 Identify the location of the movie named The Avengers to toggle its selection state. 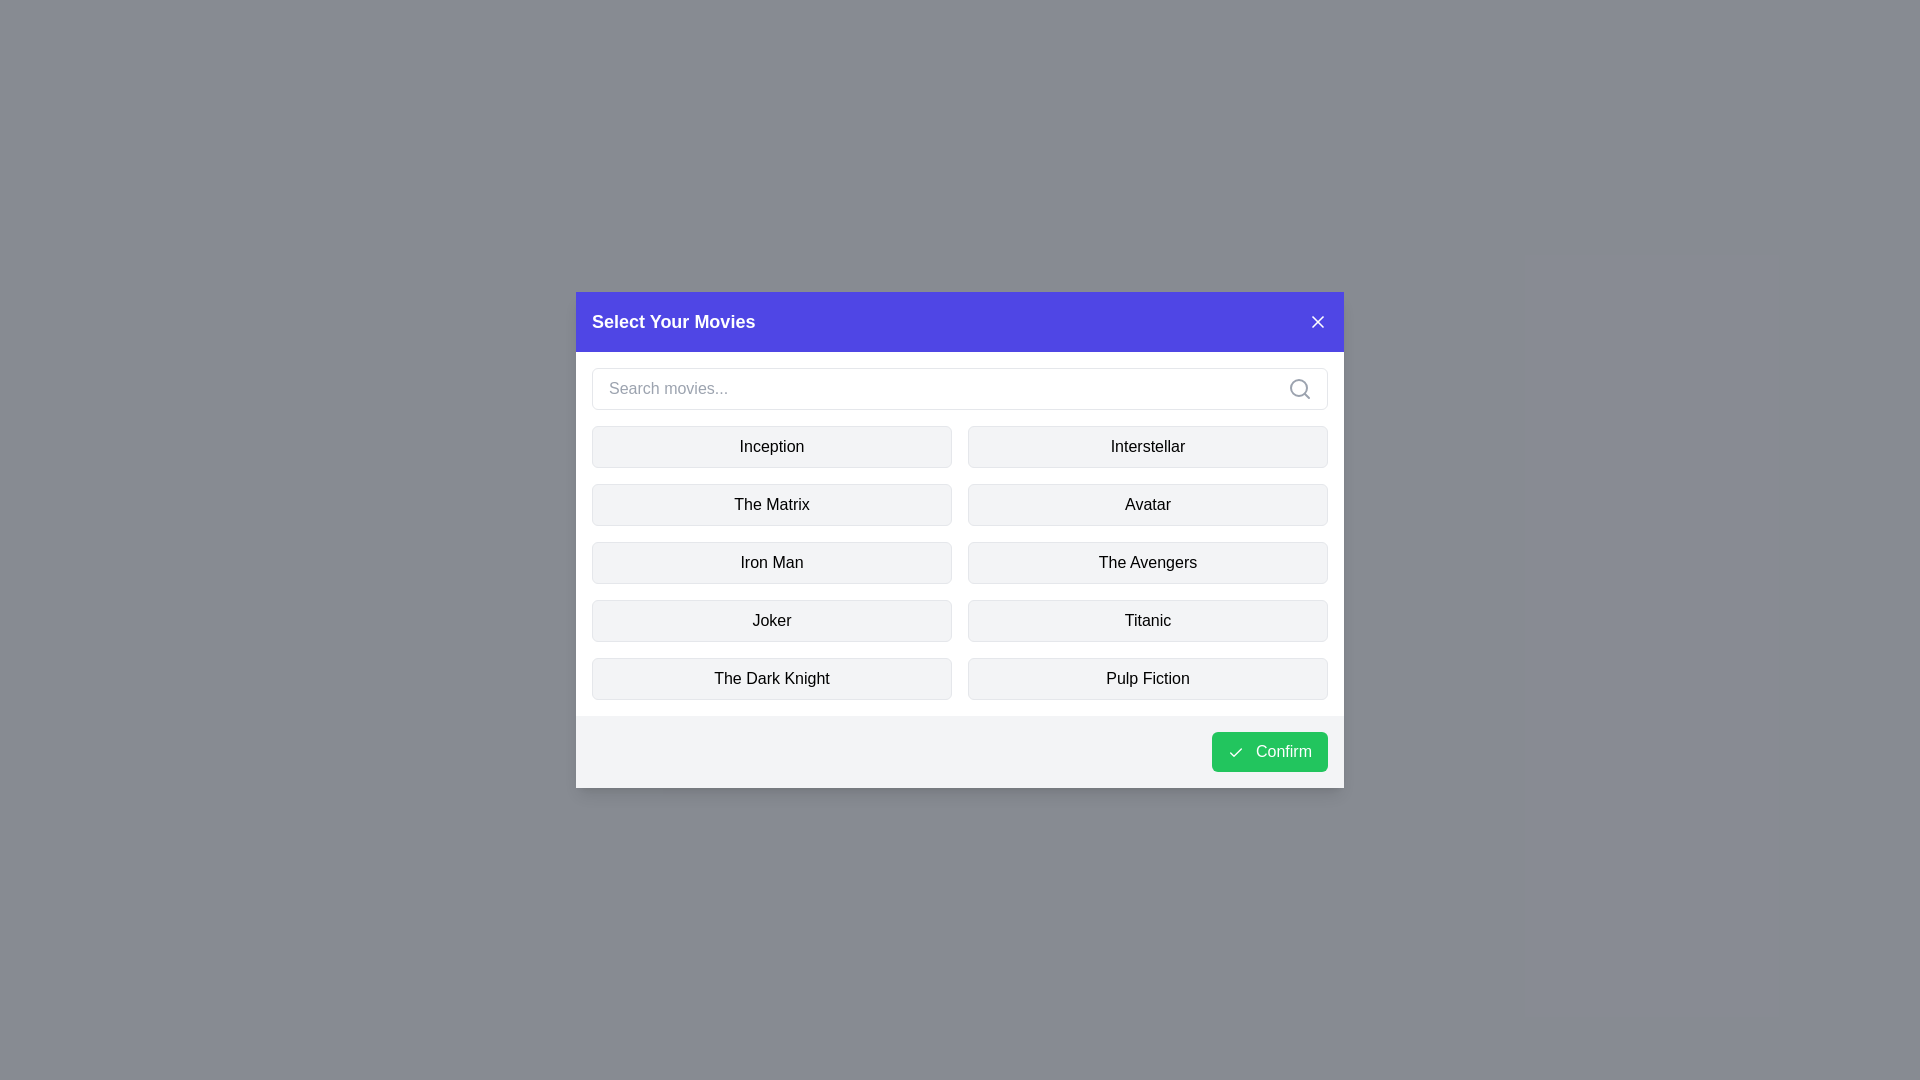
(1147, 563).